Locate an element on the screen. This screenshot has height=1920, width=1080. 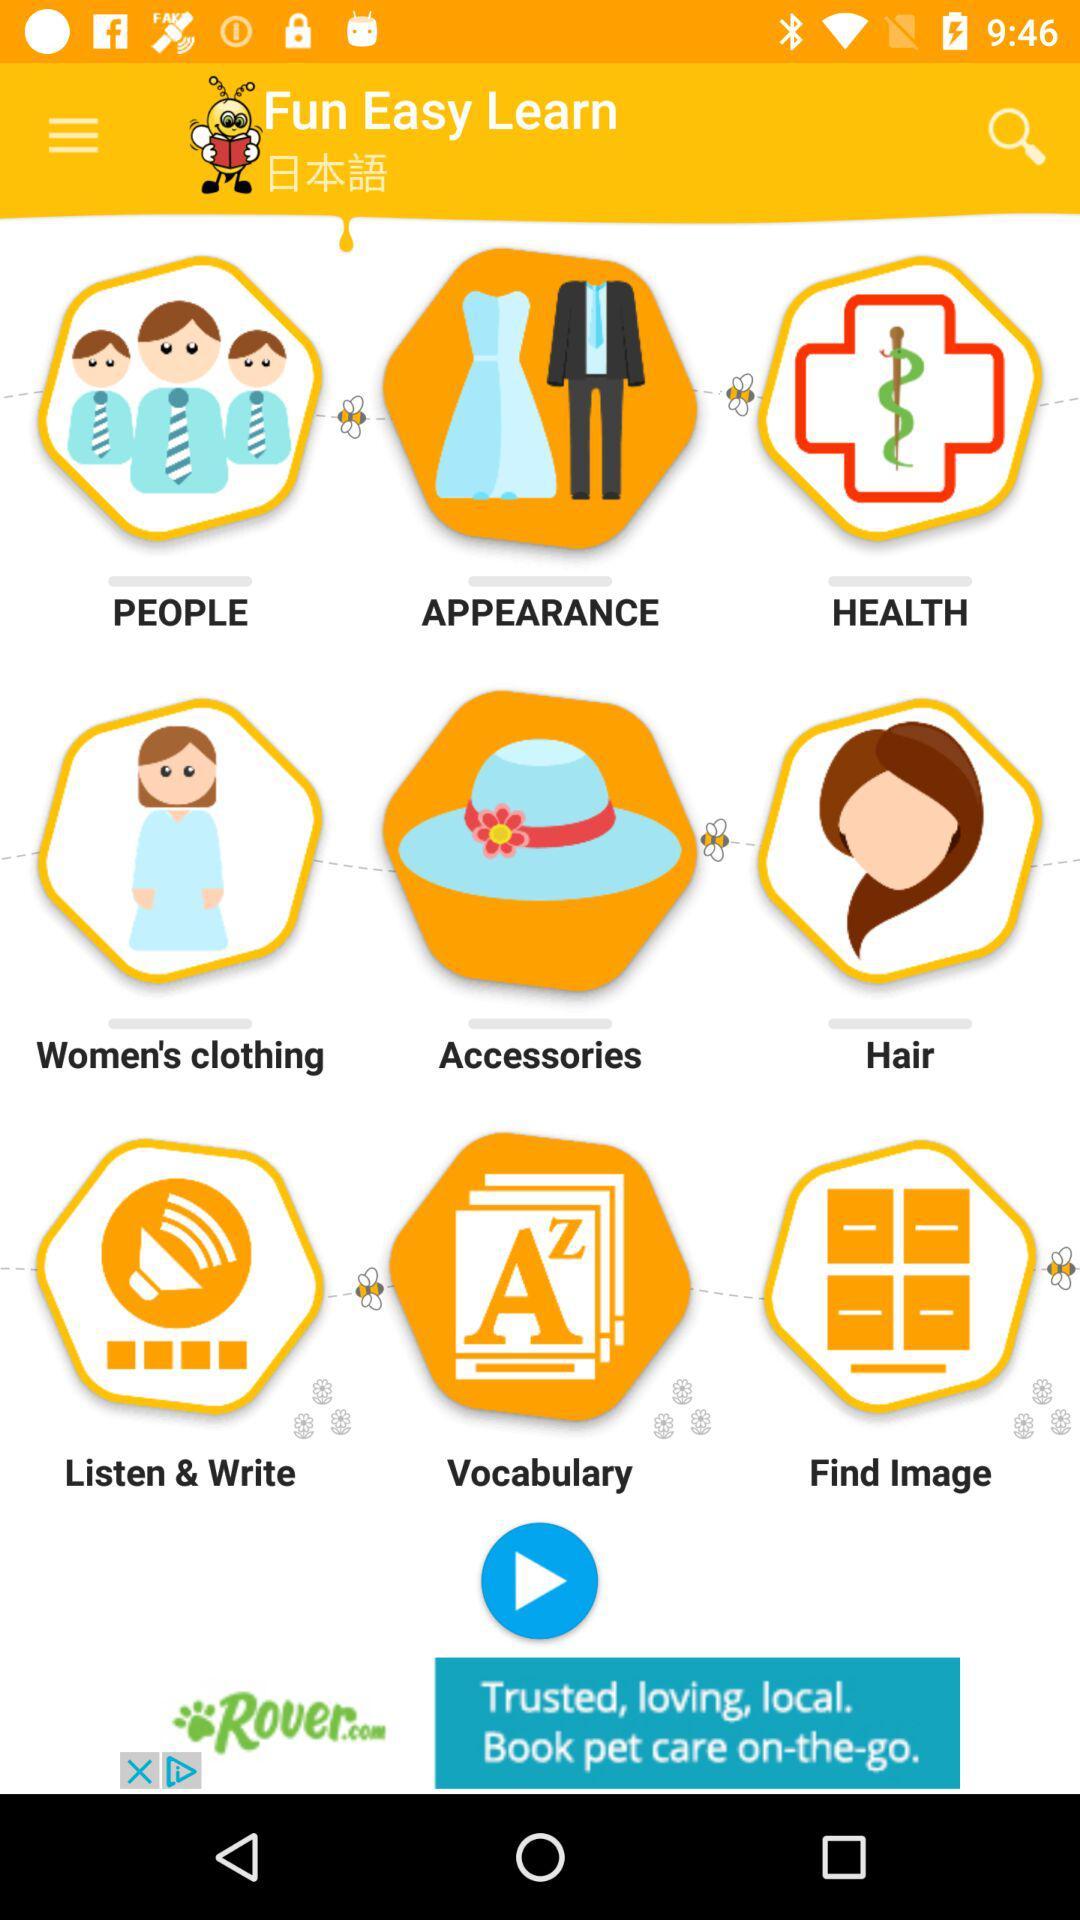
next page is located at coordinates (538, 1582).